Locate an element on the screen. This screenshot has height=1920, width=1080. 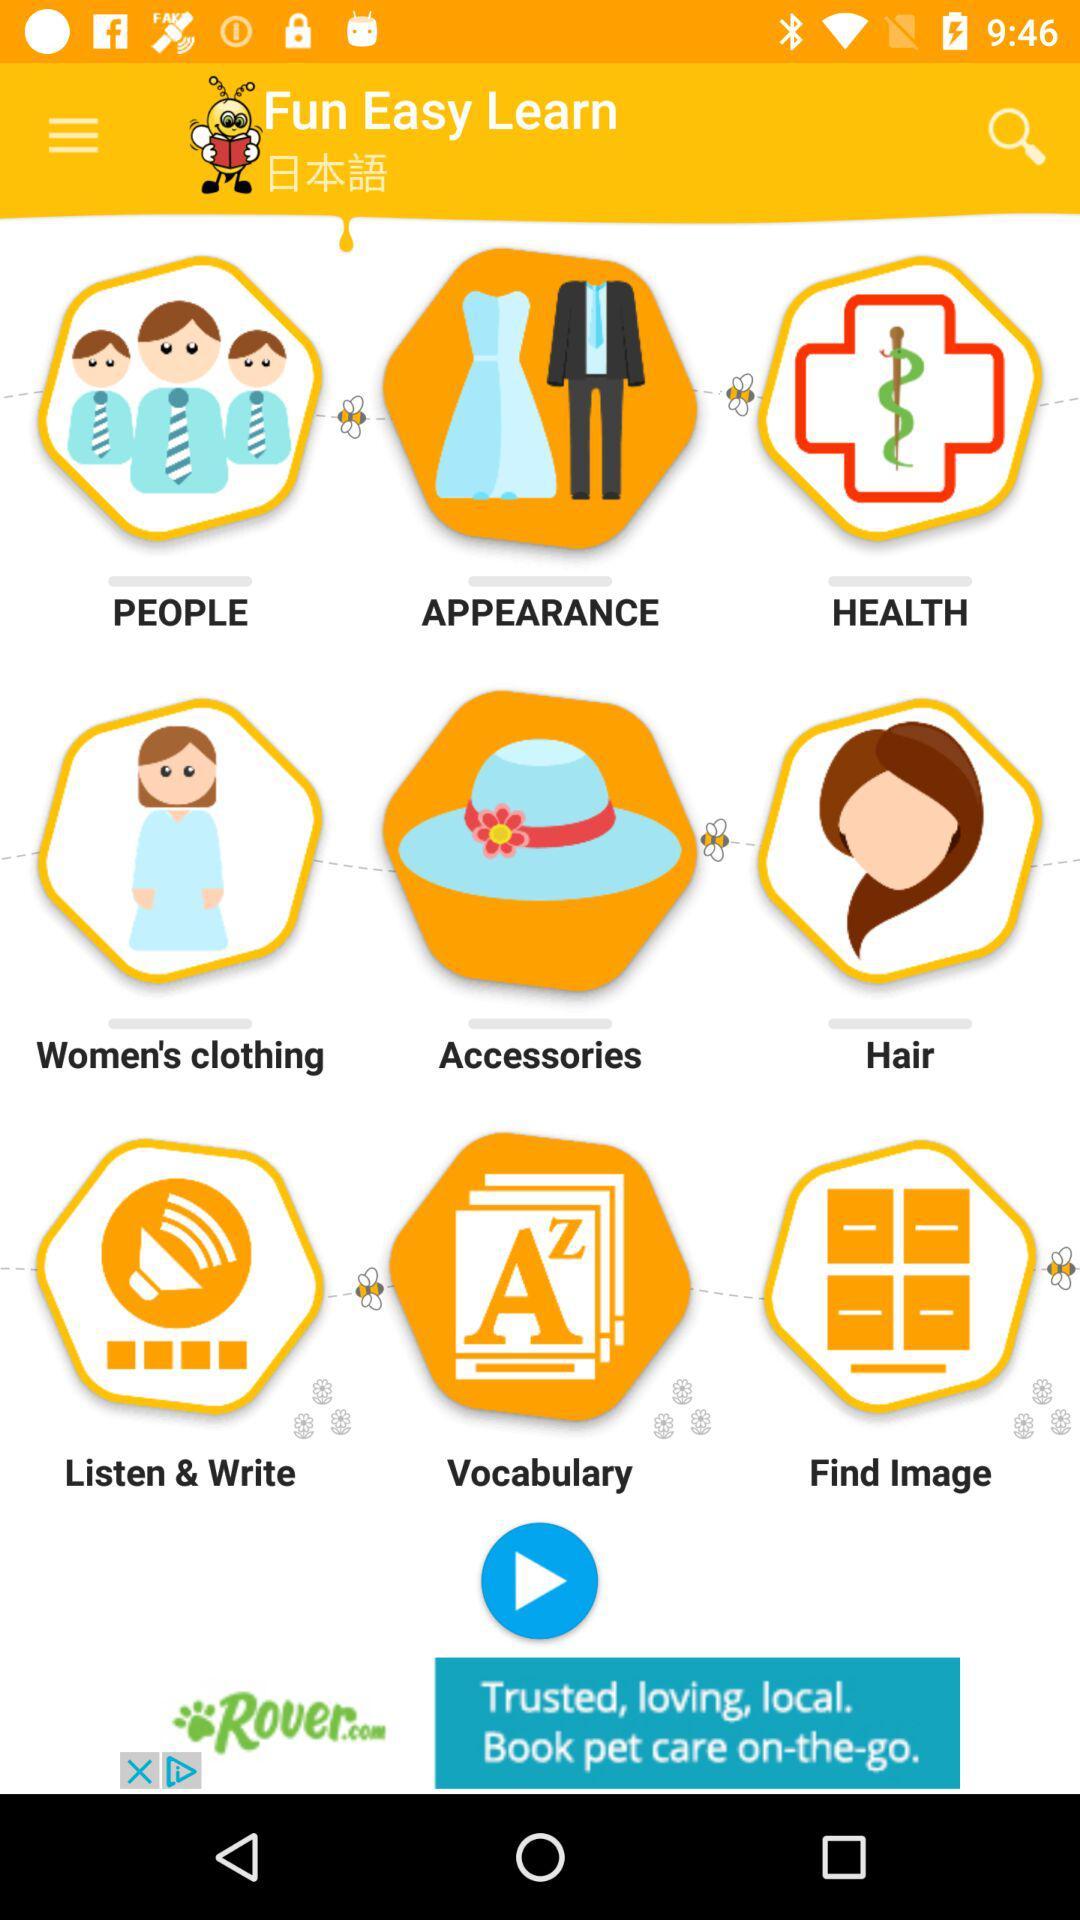
next page is located at coordinates (538, 1582).